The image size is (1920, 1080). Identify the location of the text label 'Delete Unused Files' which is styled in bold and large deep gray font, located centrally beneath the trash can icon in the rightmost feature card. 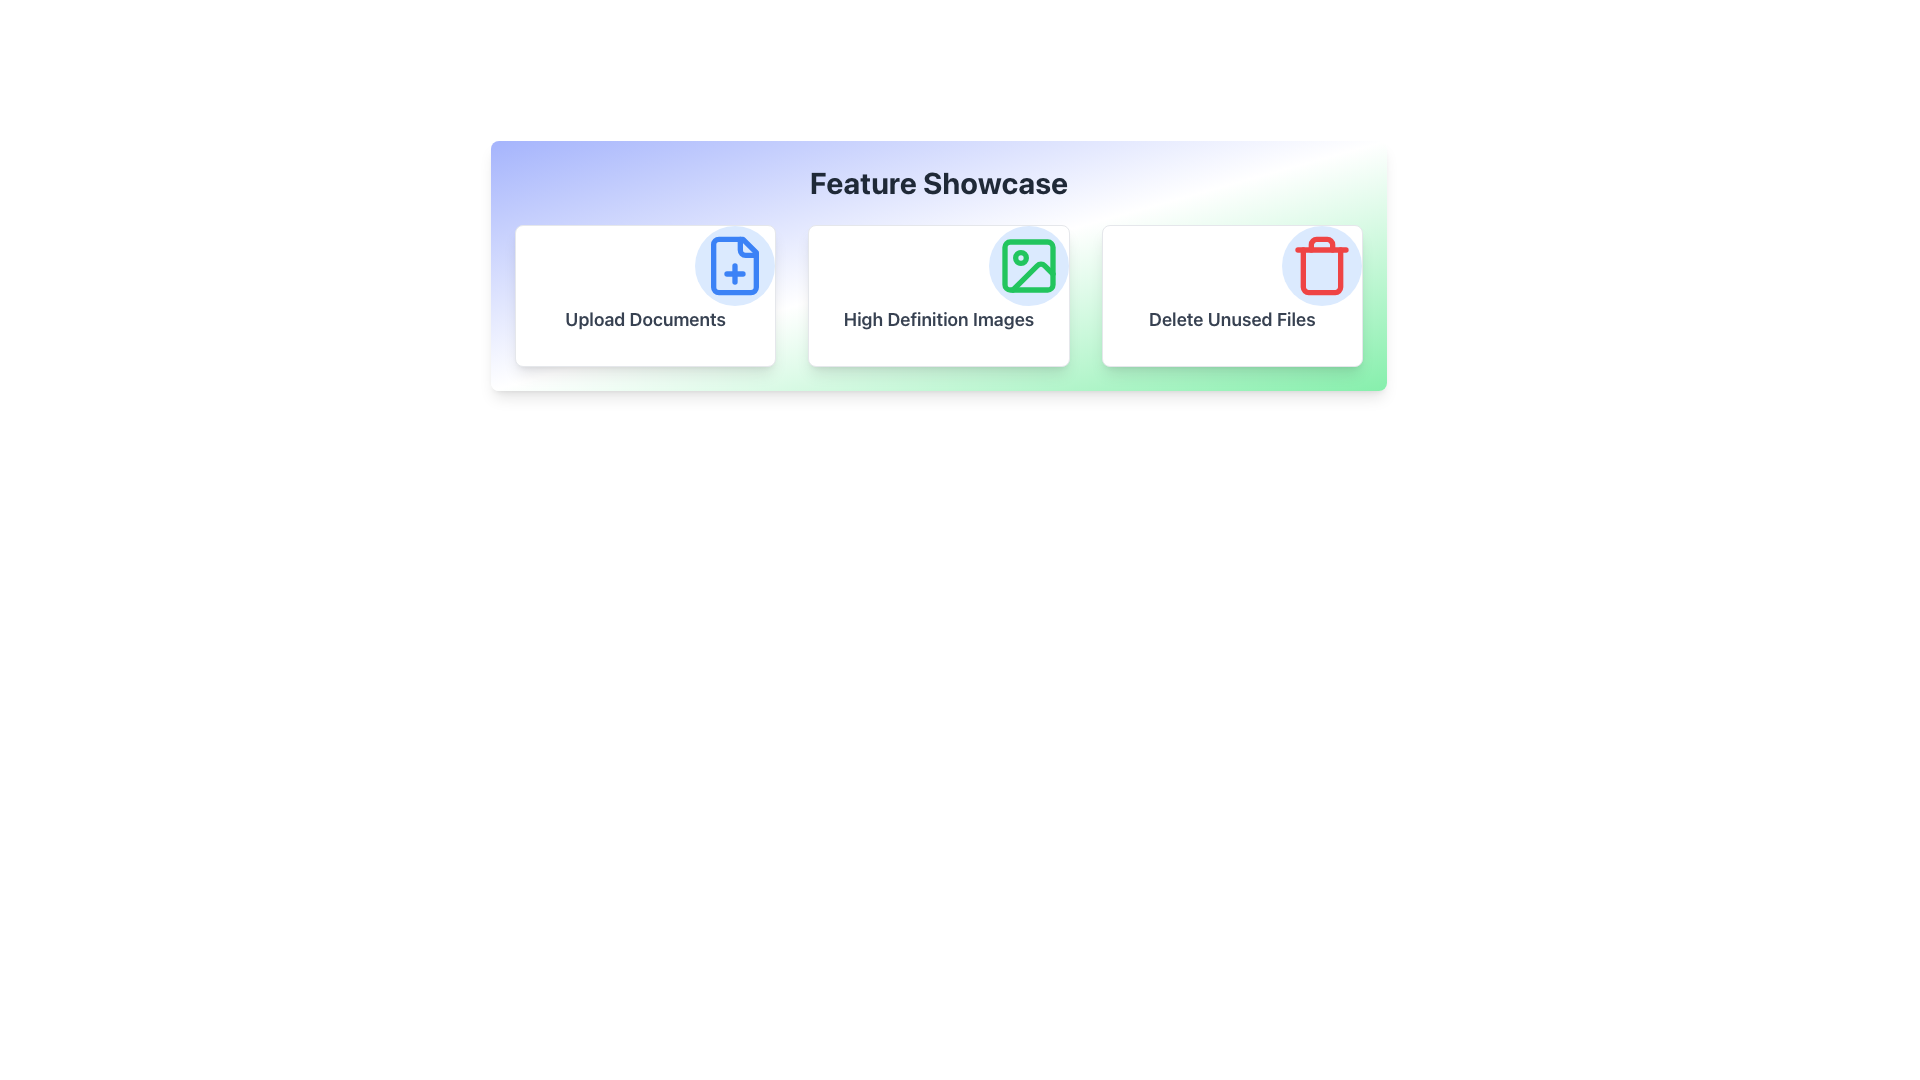
(1231, 319).